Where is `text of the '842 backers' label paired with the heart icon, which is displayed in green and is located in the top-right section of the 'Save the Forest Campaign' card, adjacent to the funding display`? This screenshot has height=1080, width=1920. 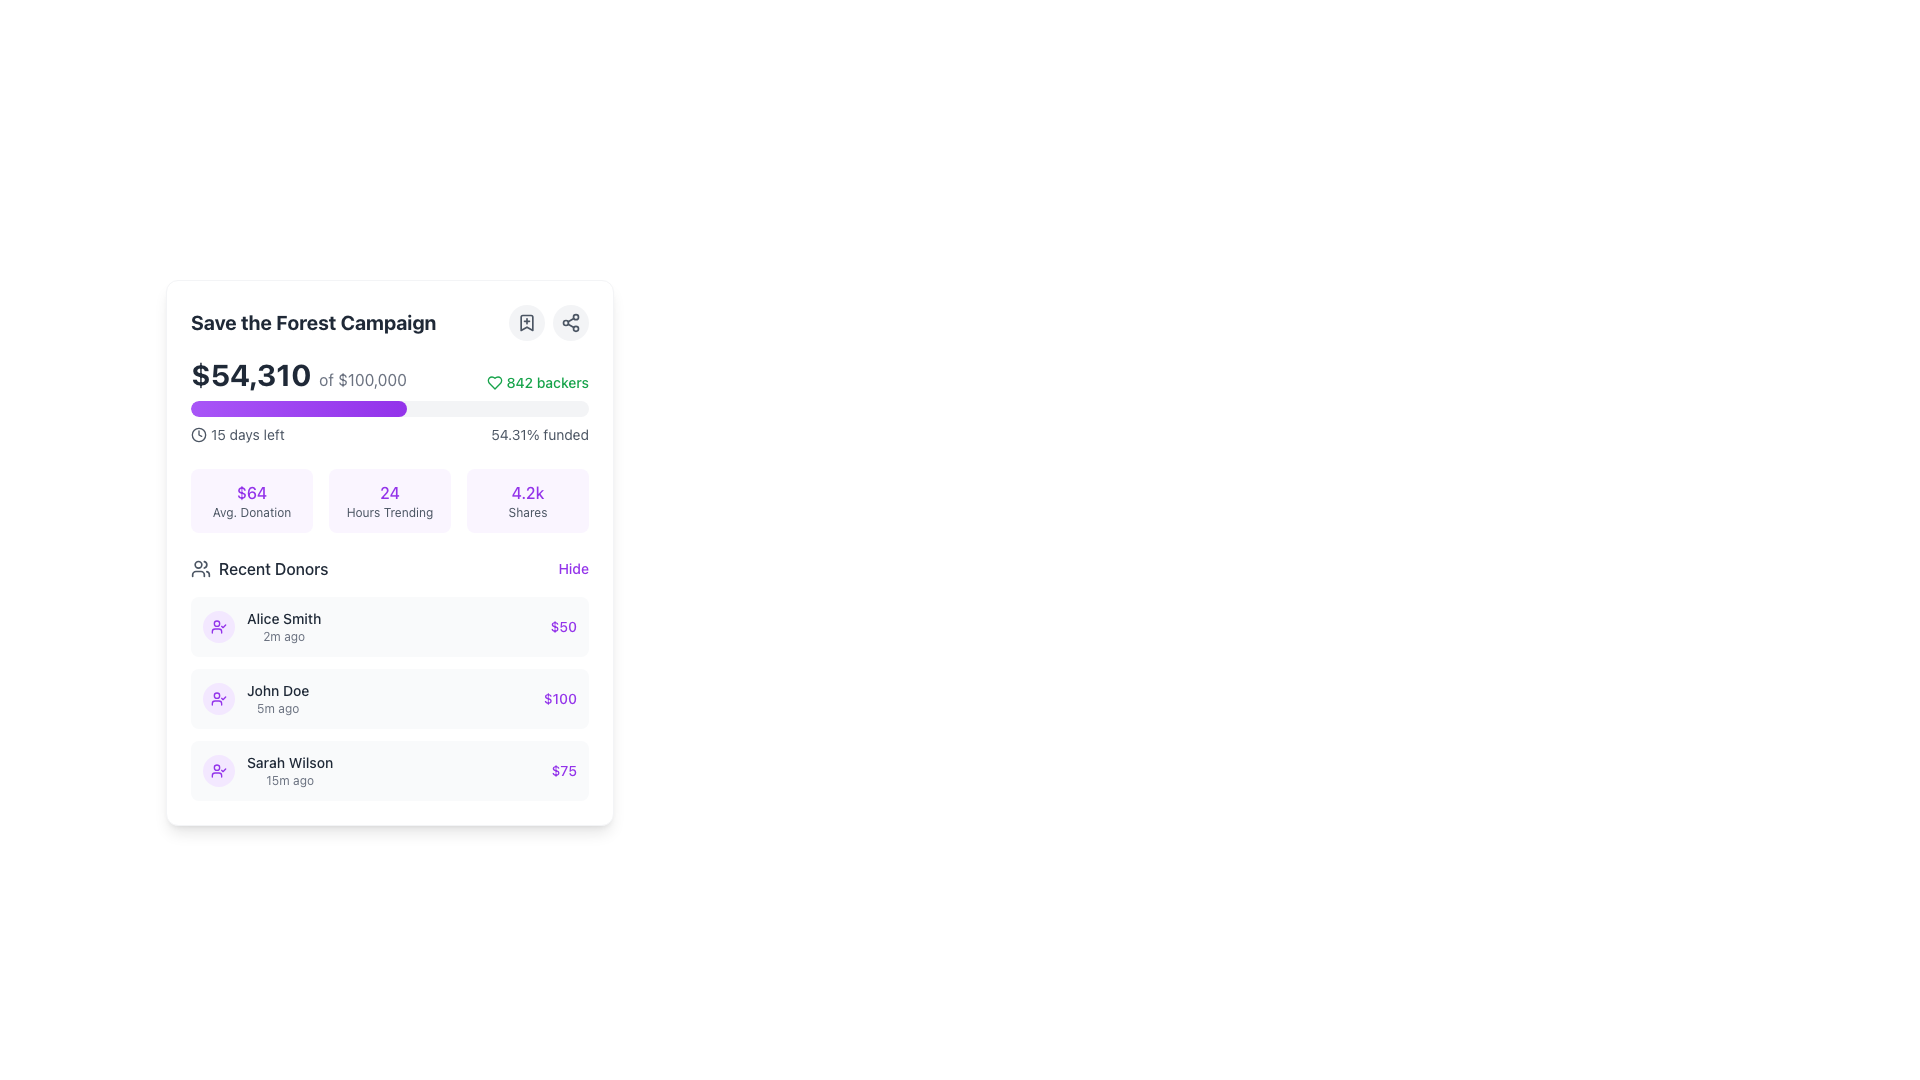
text of the '842 backers' label paired with the heart icon, which is displayed in green and is located in the top-right section of the 'Save the Forest Campaign' card, adjacent to the funding display is located at coordinates (537, 382).